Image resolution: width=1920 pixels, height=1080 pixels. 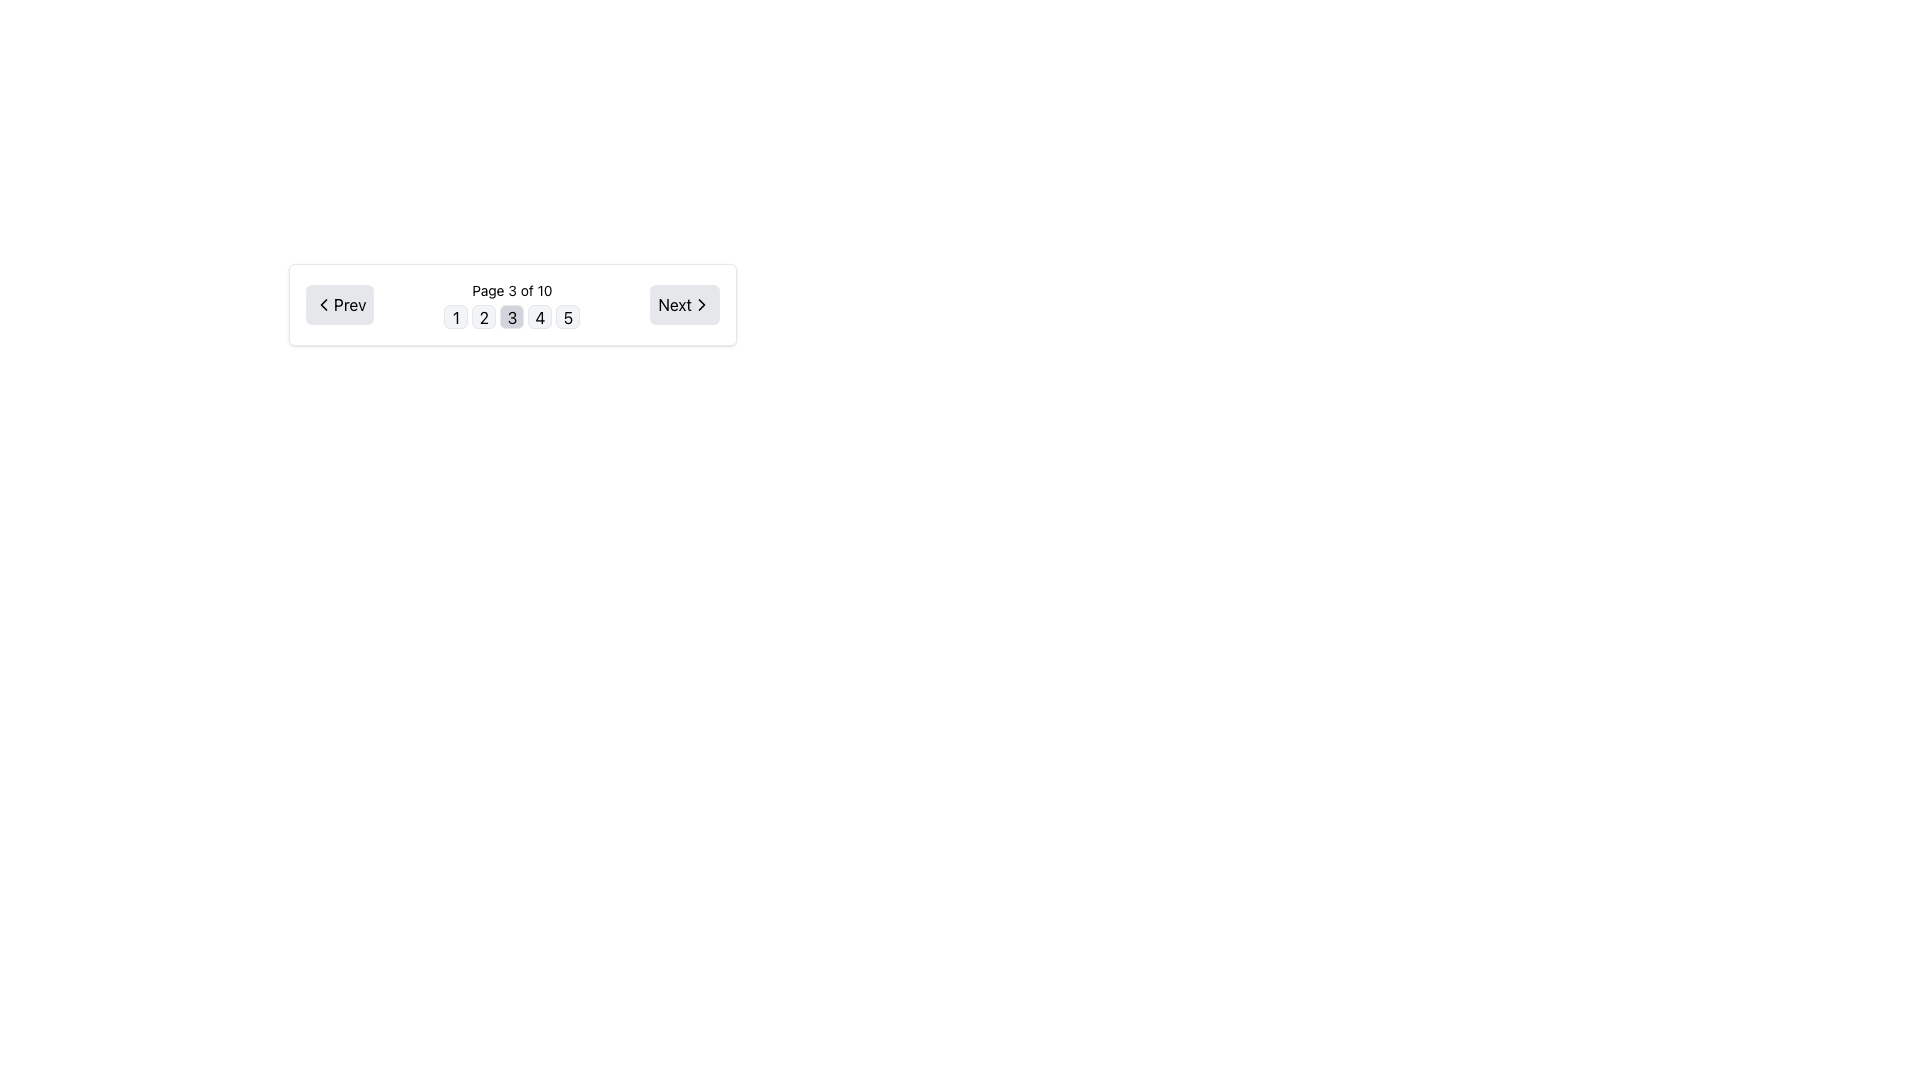 What do you see at coordinates (512, 315) in the screenshot?
I see `the non-interactive pagination indicator displaying the number '3', which is part of a series of five boxes for page navigation` at bounding box center [512, 315].